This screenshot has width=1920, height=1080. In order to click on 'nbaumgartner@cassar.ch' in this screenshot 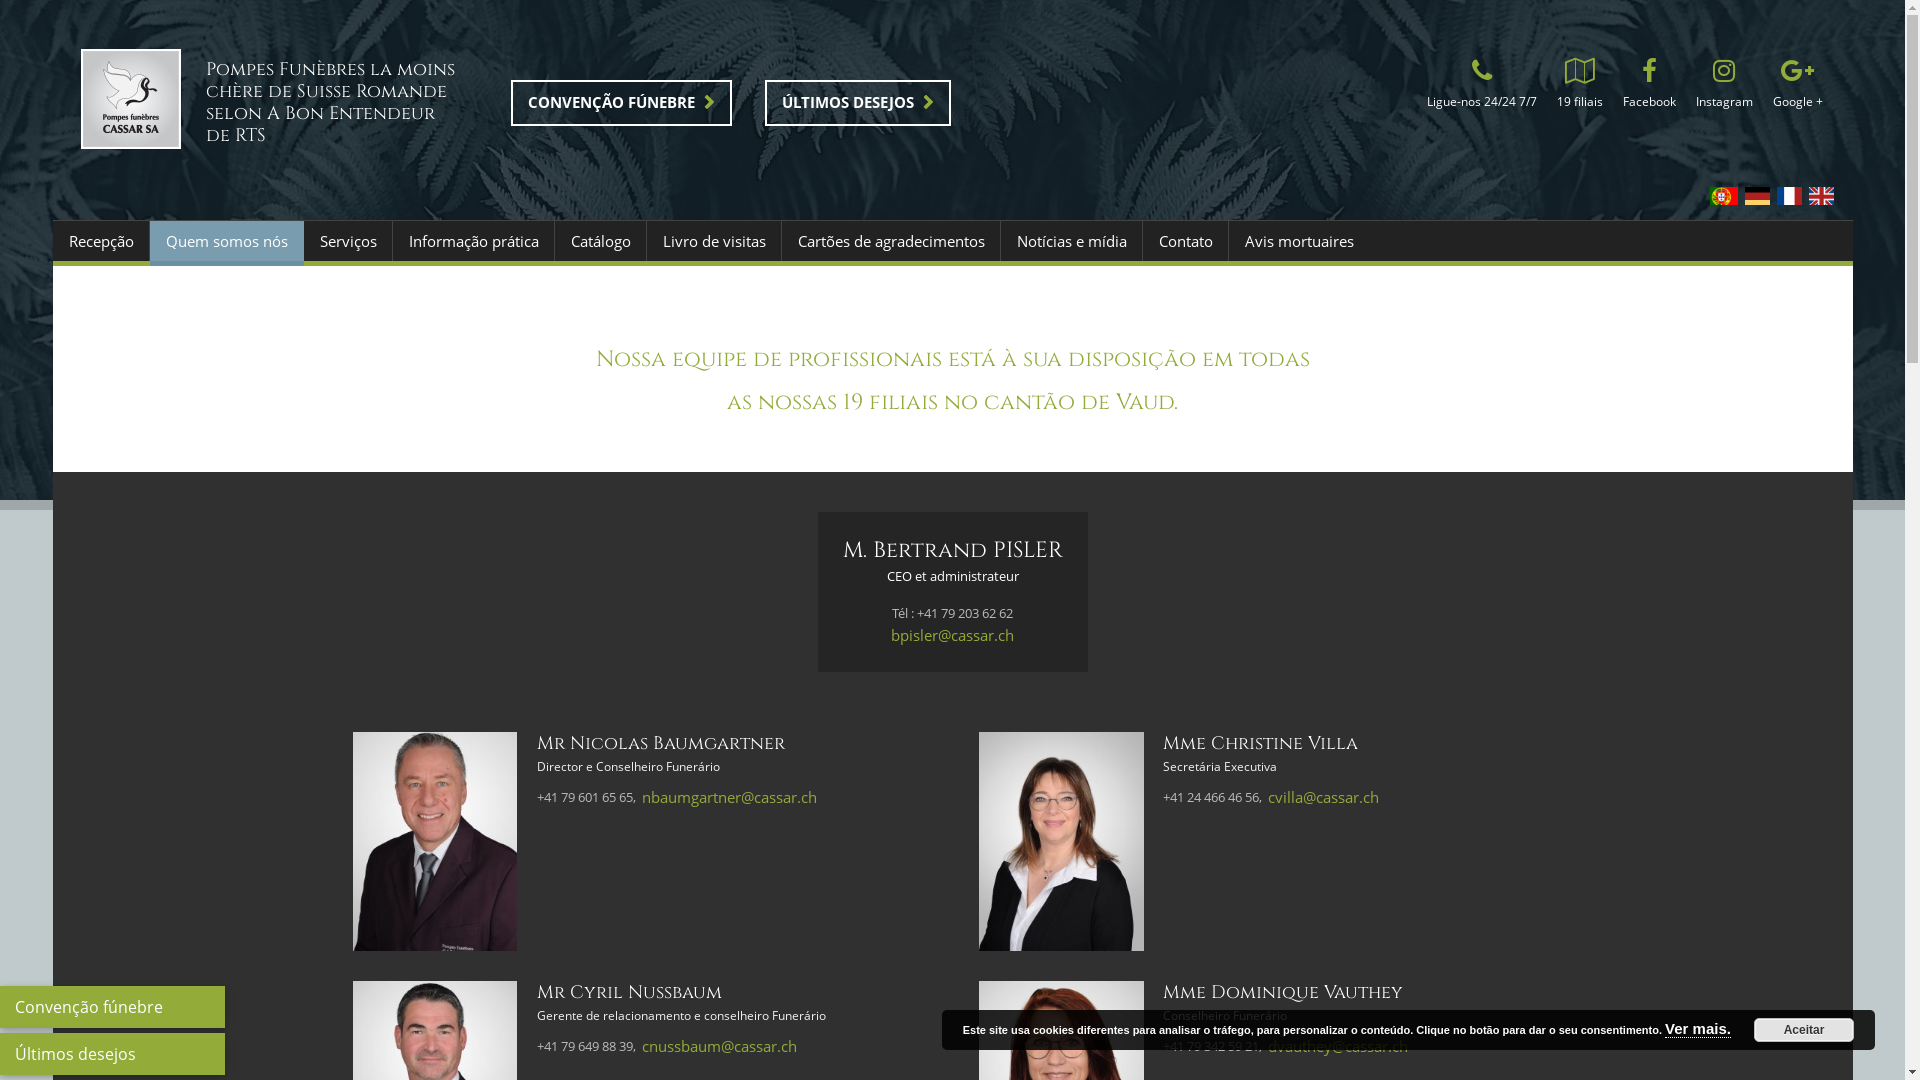, I will do `click(642, 796)`.